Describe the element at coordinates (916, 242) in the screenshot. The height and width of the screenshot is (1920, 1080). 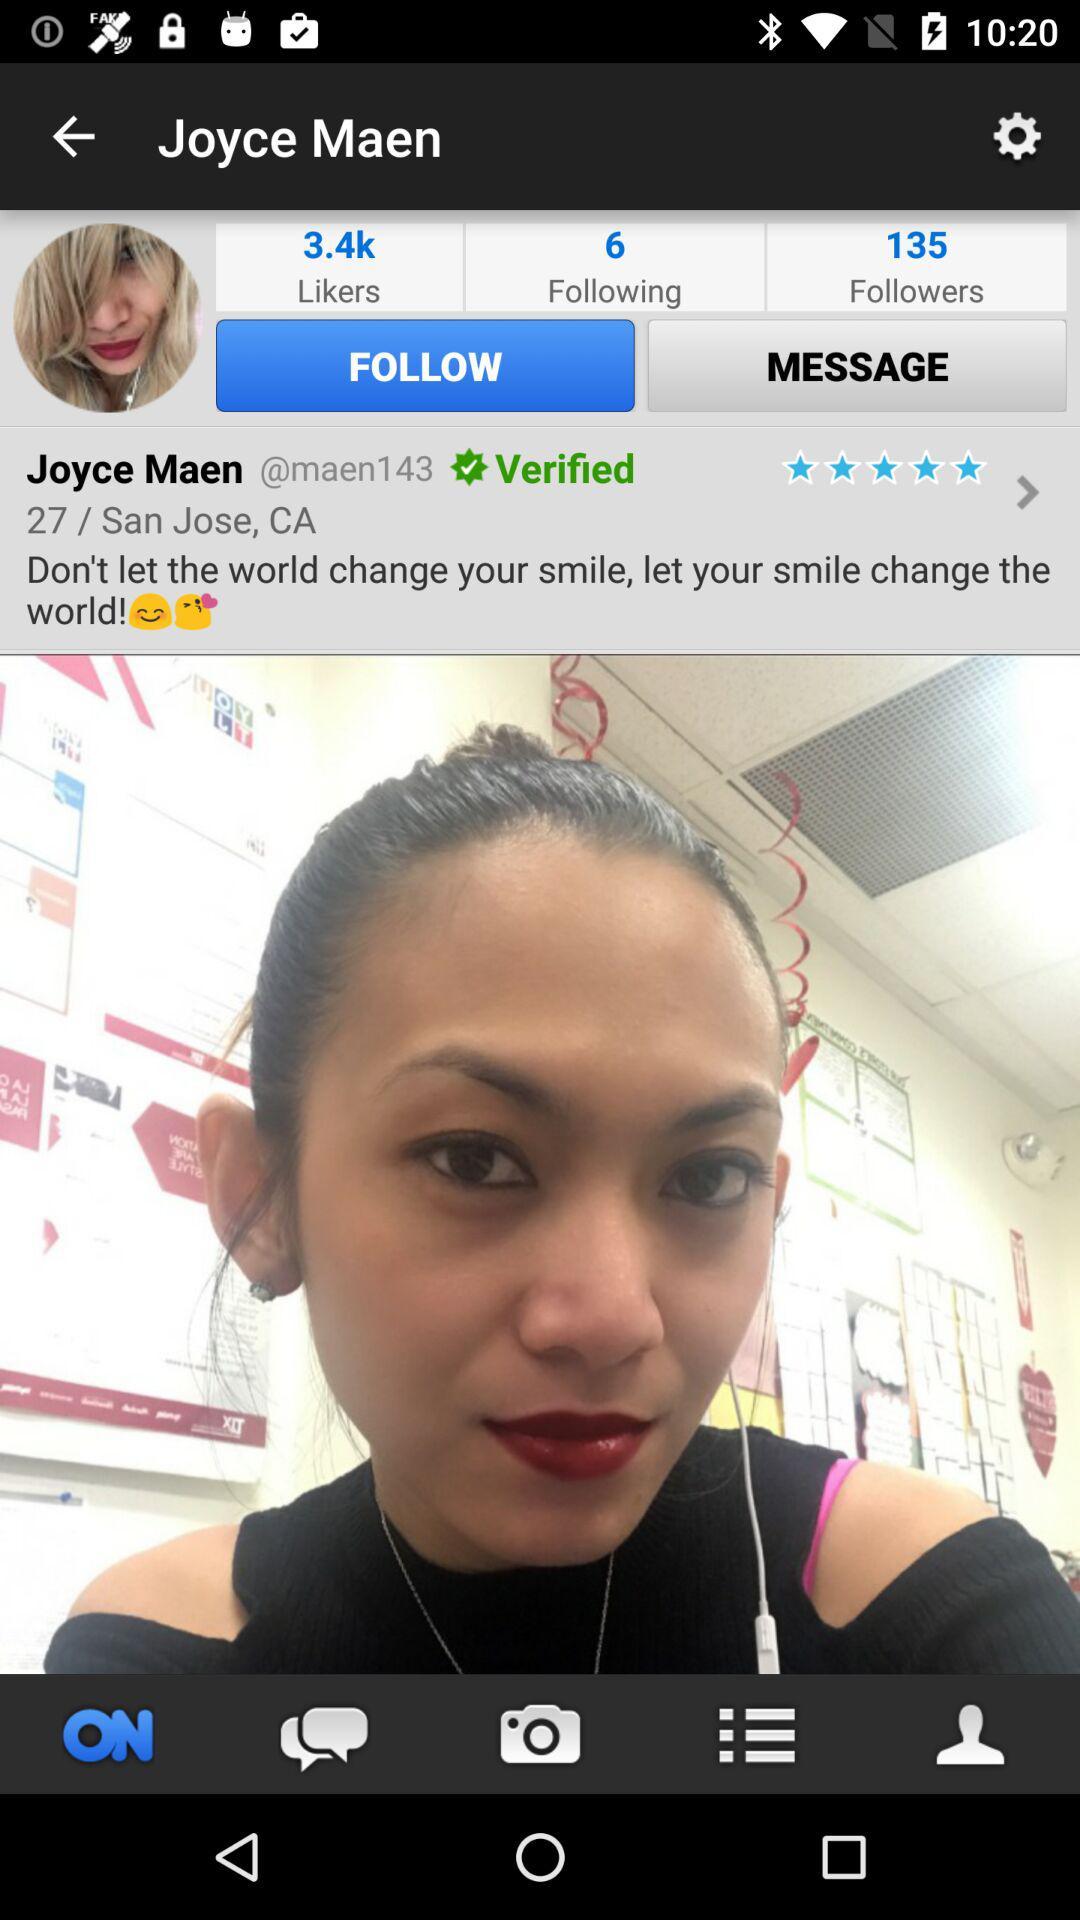
I see `135 icon` at that location.